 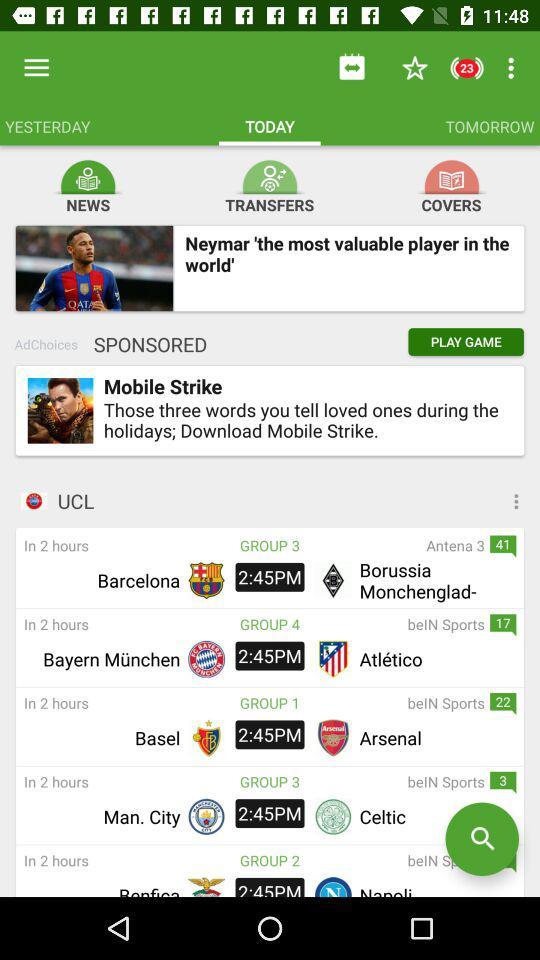 I want to click on open search, so click(x=481, y=839).